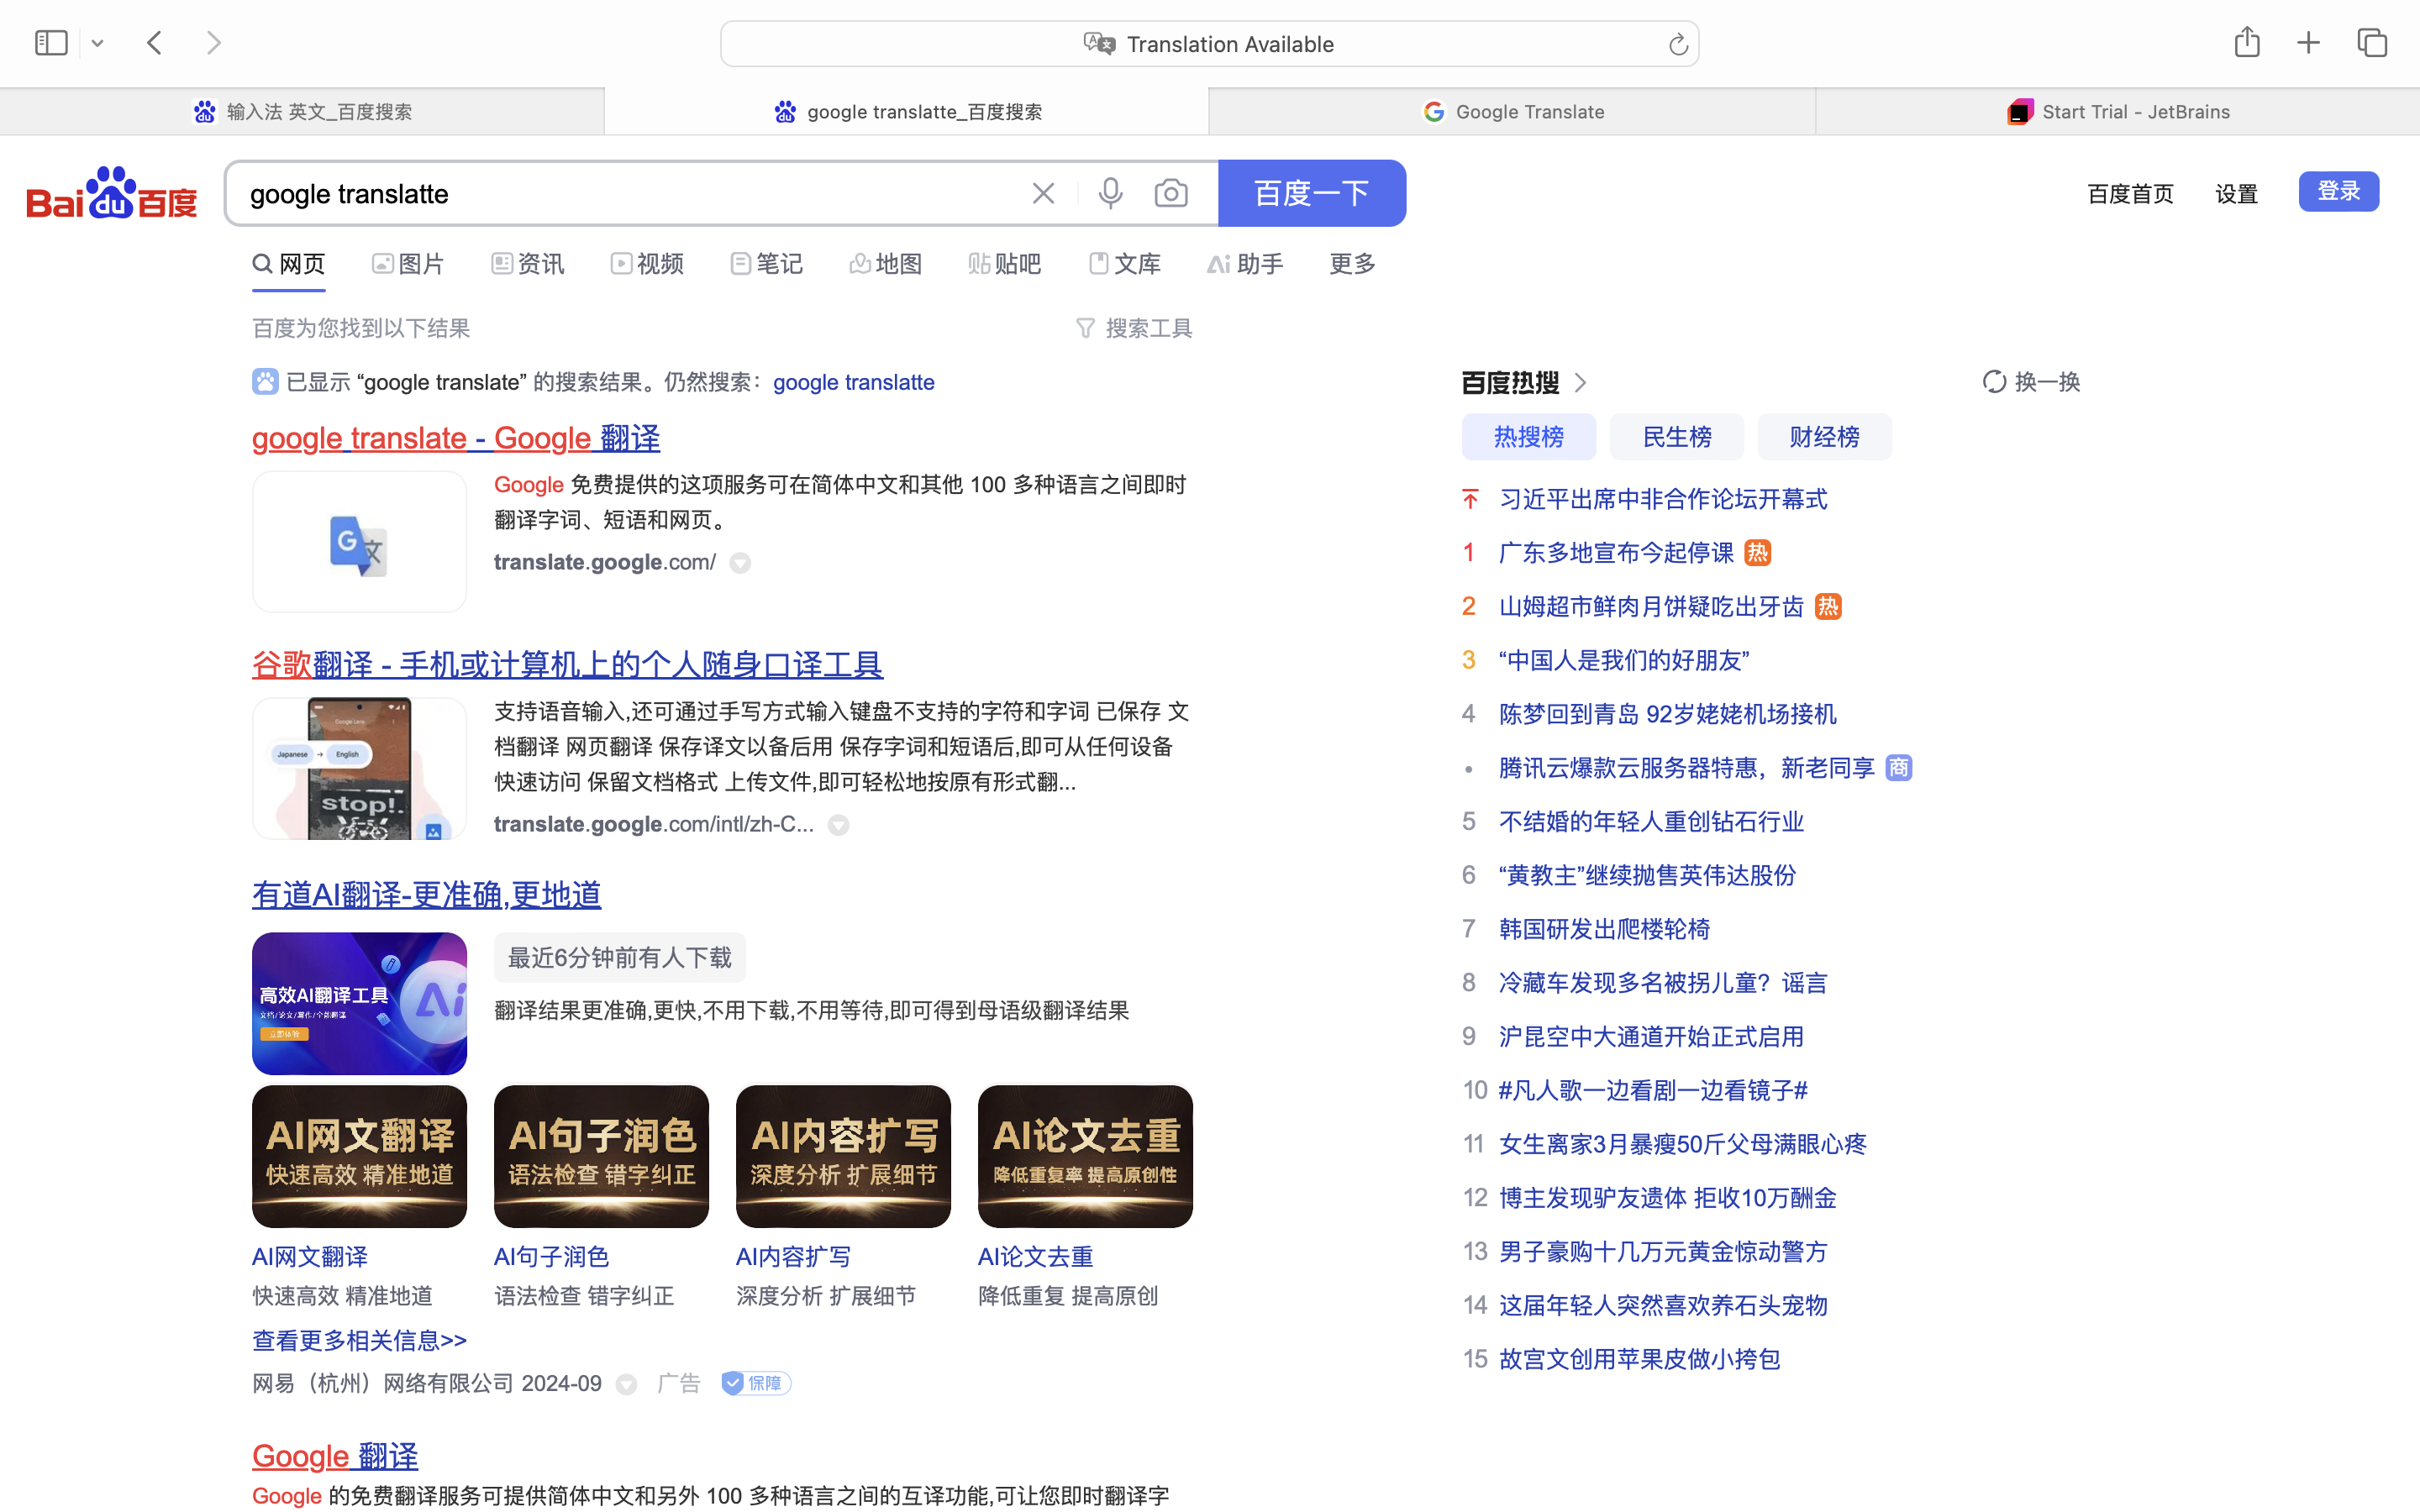  What do you see at coordinates (1468, 659) in the screenshot?
I see `'3'` at bounding box center [1468, 659].